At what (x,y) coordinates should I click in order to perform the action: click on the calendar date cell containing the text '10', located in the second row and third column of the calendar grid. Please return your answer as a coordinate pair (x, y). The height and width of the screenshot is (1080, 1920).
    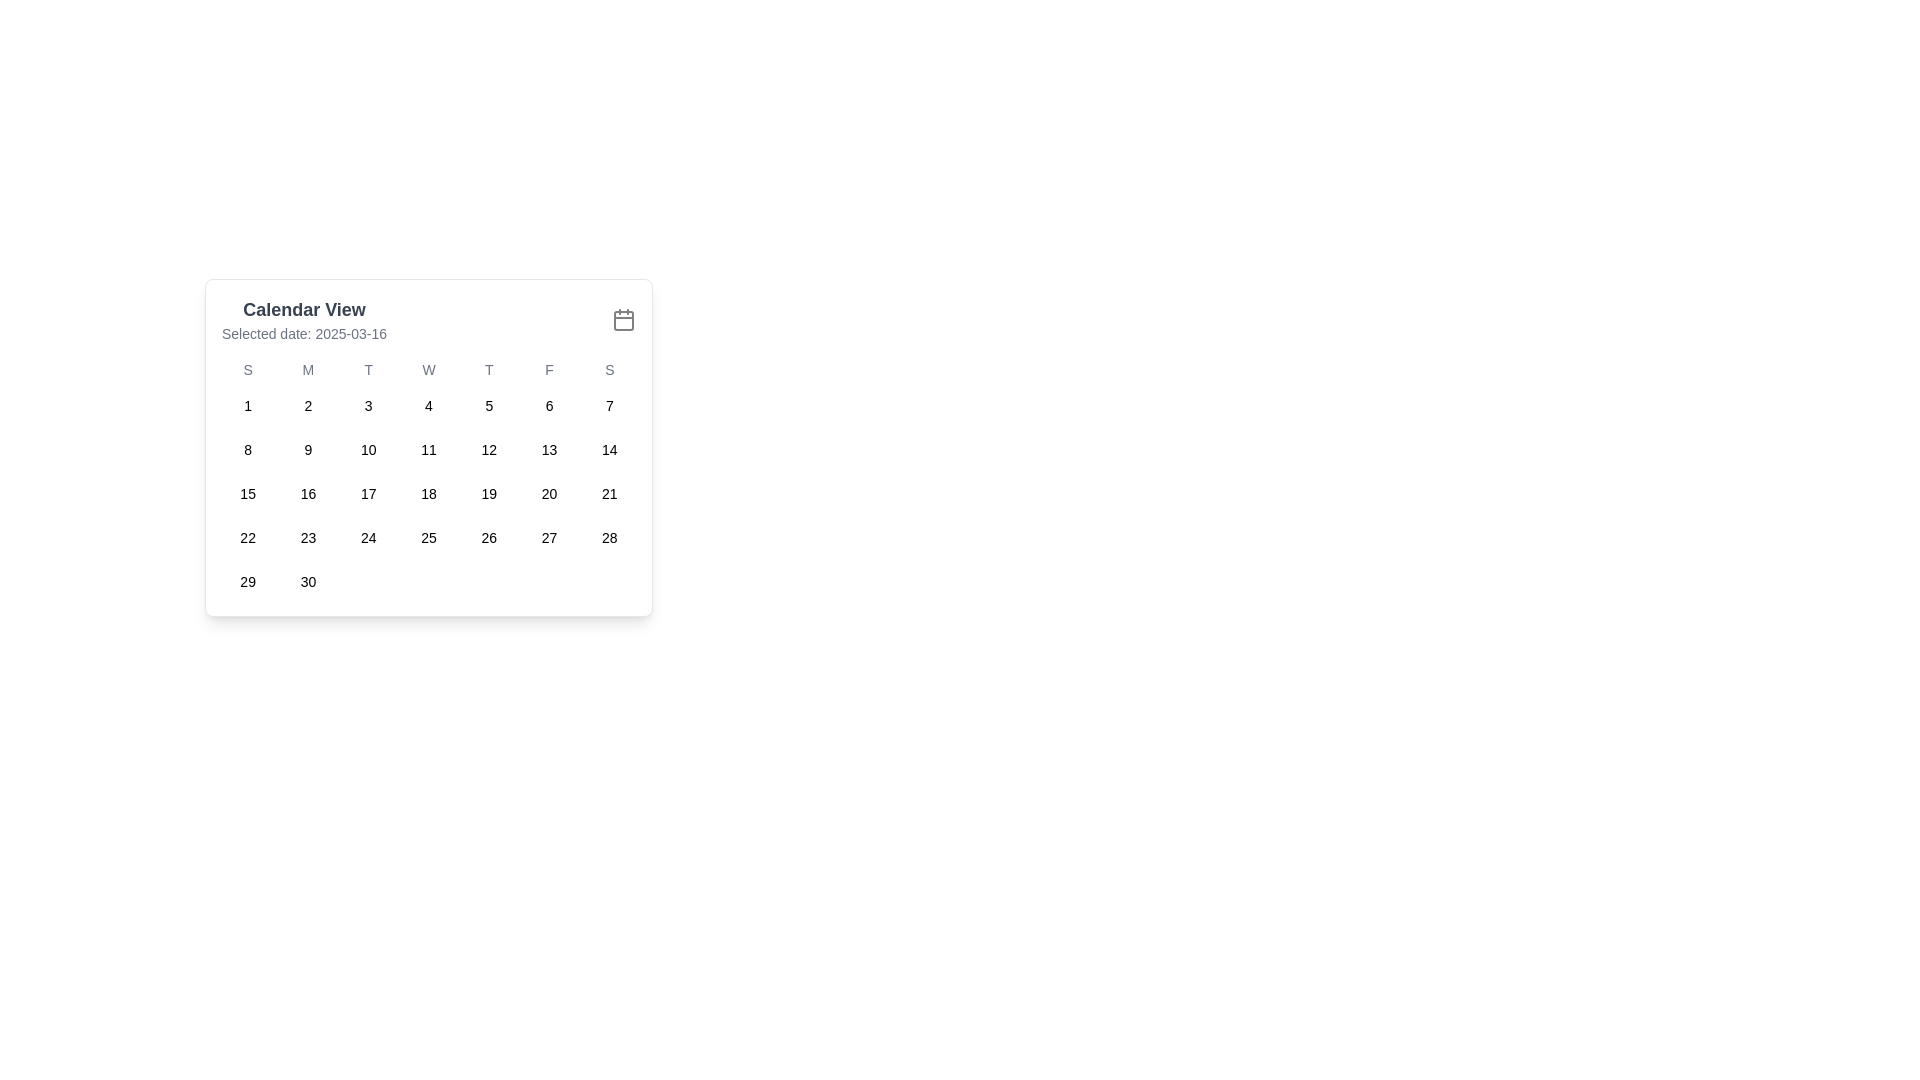
    Looking at the image, I should click on (368, 450).